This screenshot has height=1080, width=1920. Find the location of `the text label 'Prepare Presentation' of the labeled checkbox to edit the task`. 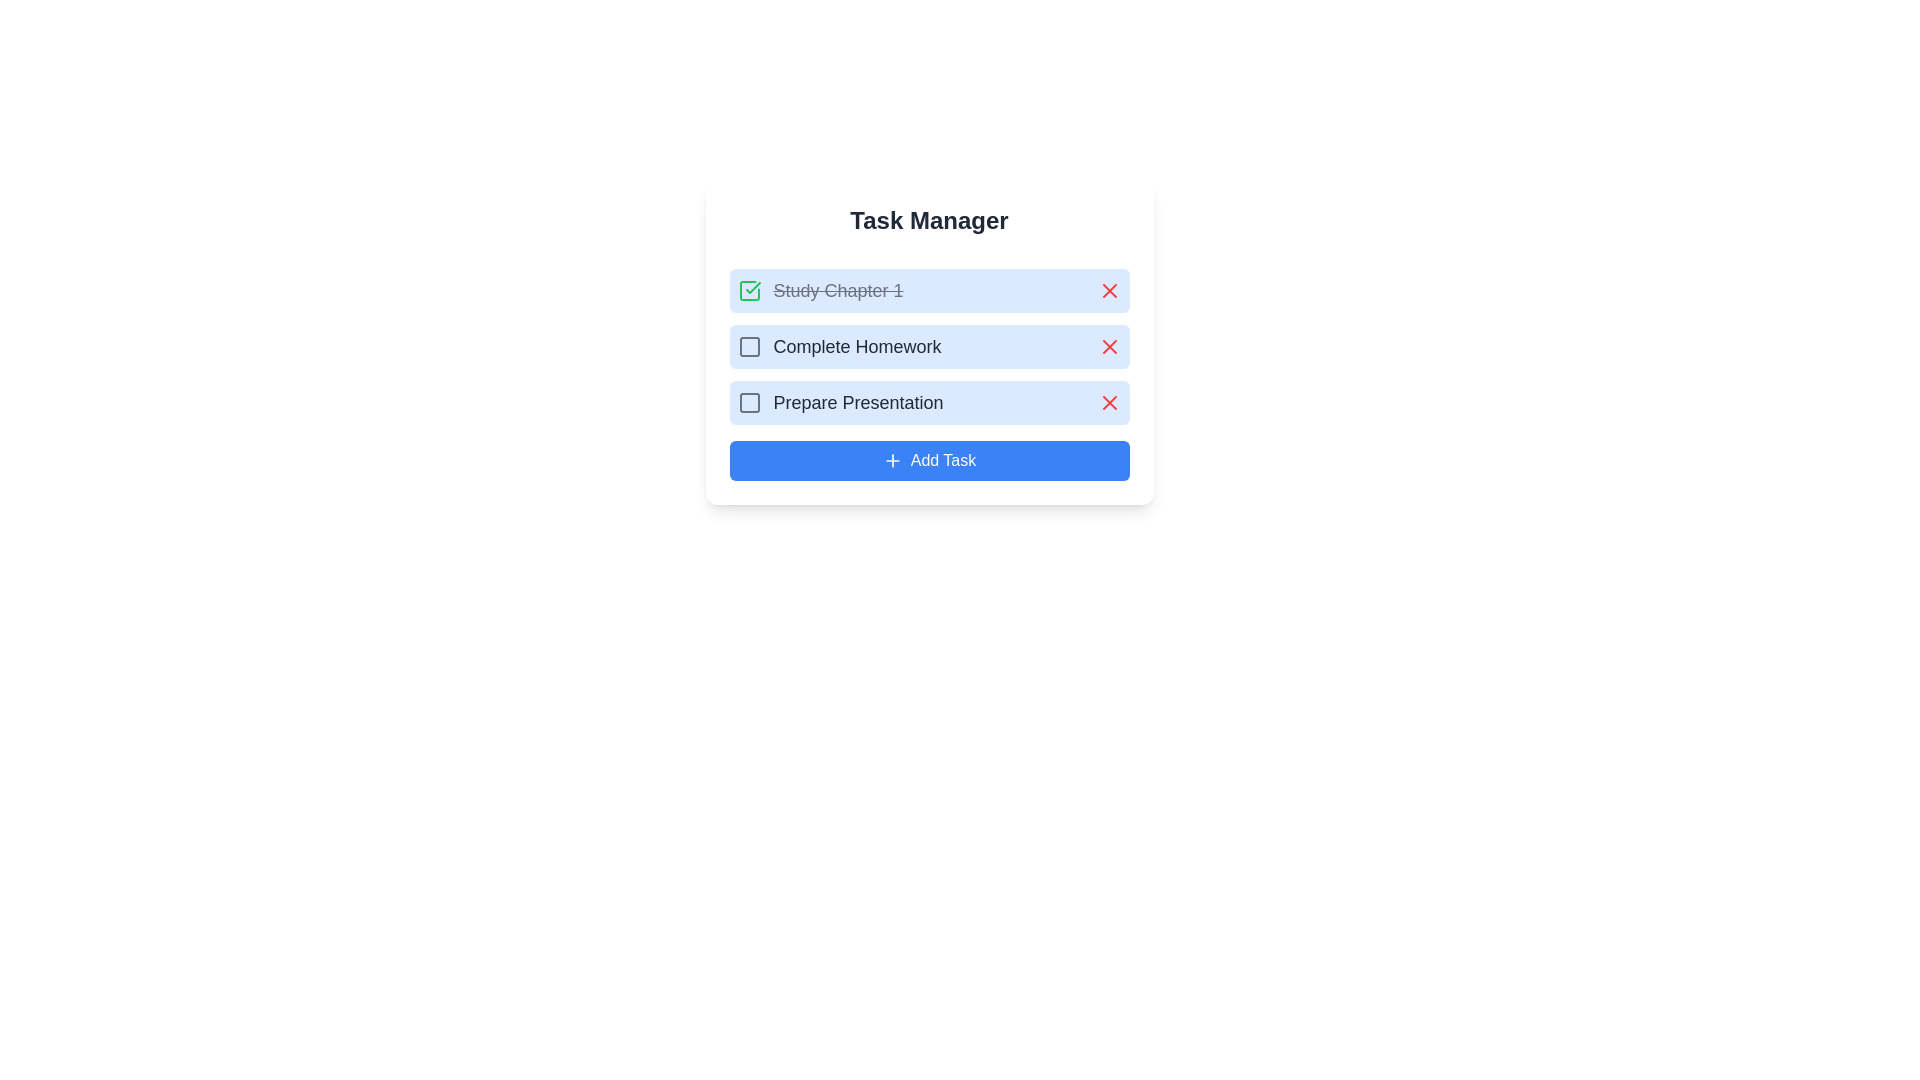

the text label 'Prepare Presentation' of the labeled checkbox to edit the task is located at coordinates (840, 402).